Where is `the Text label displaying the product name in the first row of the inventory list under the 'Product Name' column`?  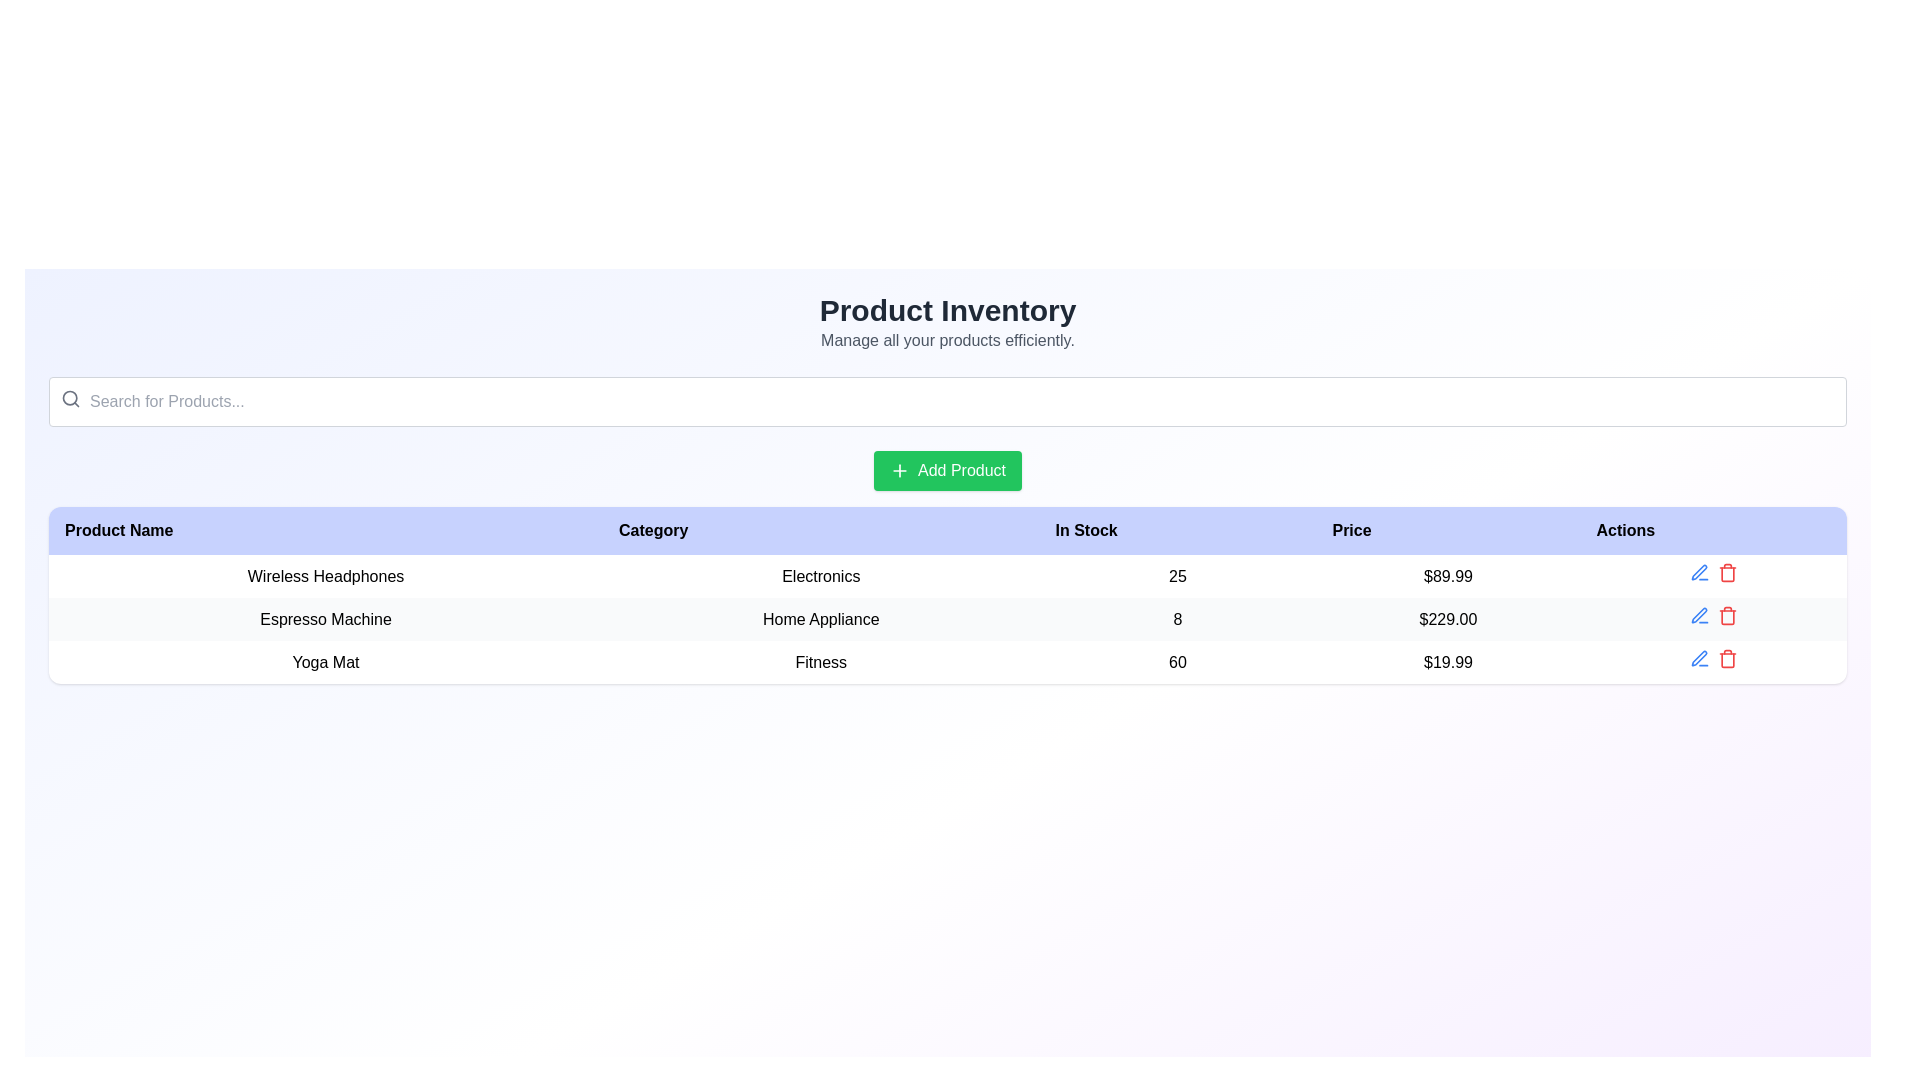
the Text label displaying the product name in the first row of the inventory list under the 'Product Name' column is located at coordinates (326, 576).